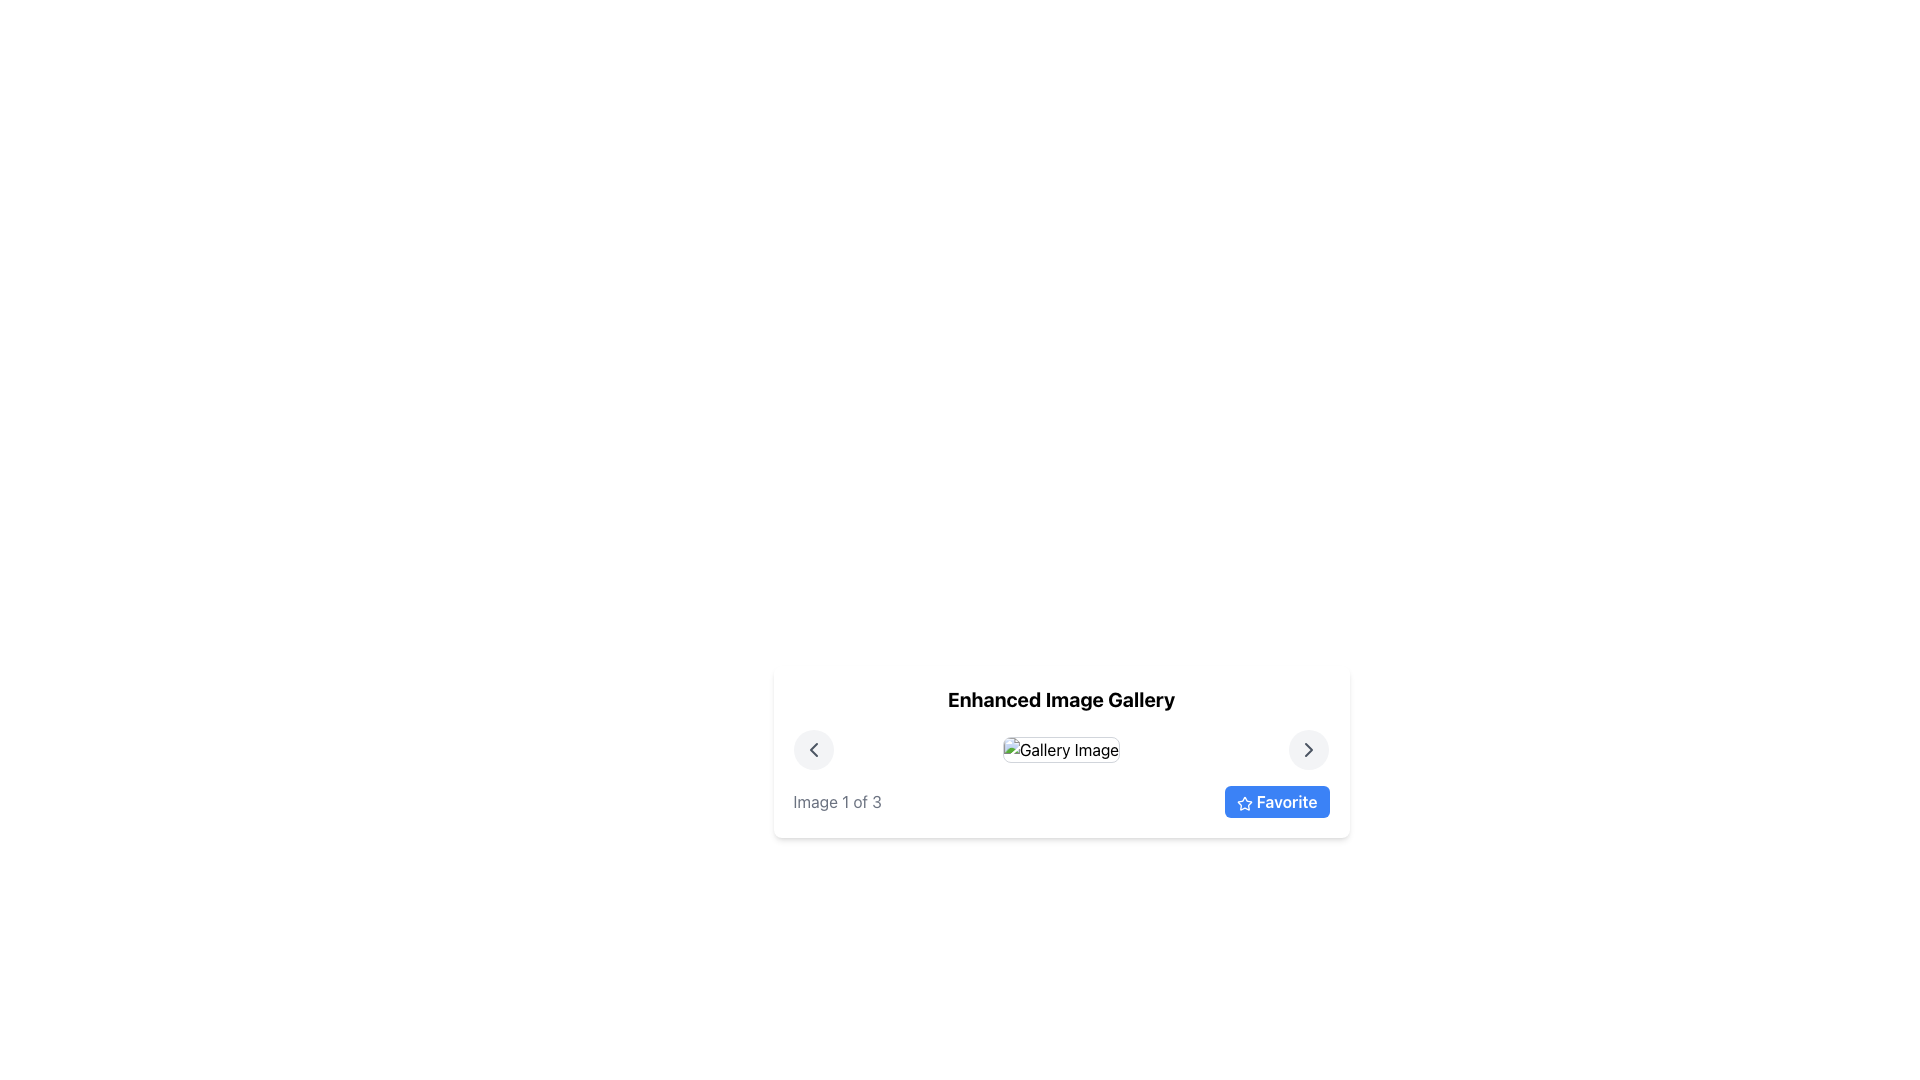 Image resolution: width=1920 pixels, height=1080 pixels. I want to click on the circular button with a light gray background and dark gray rightward arrow icon, so click(1309, 749).